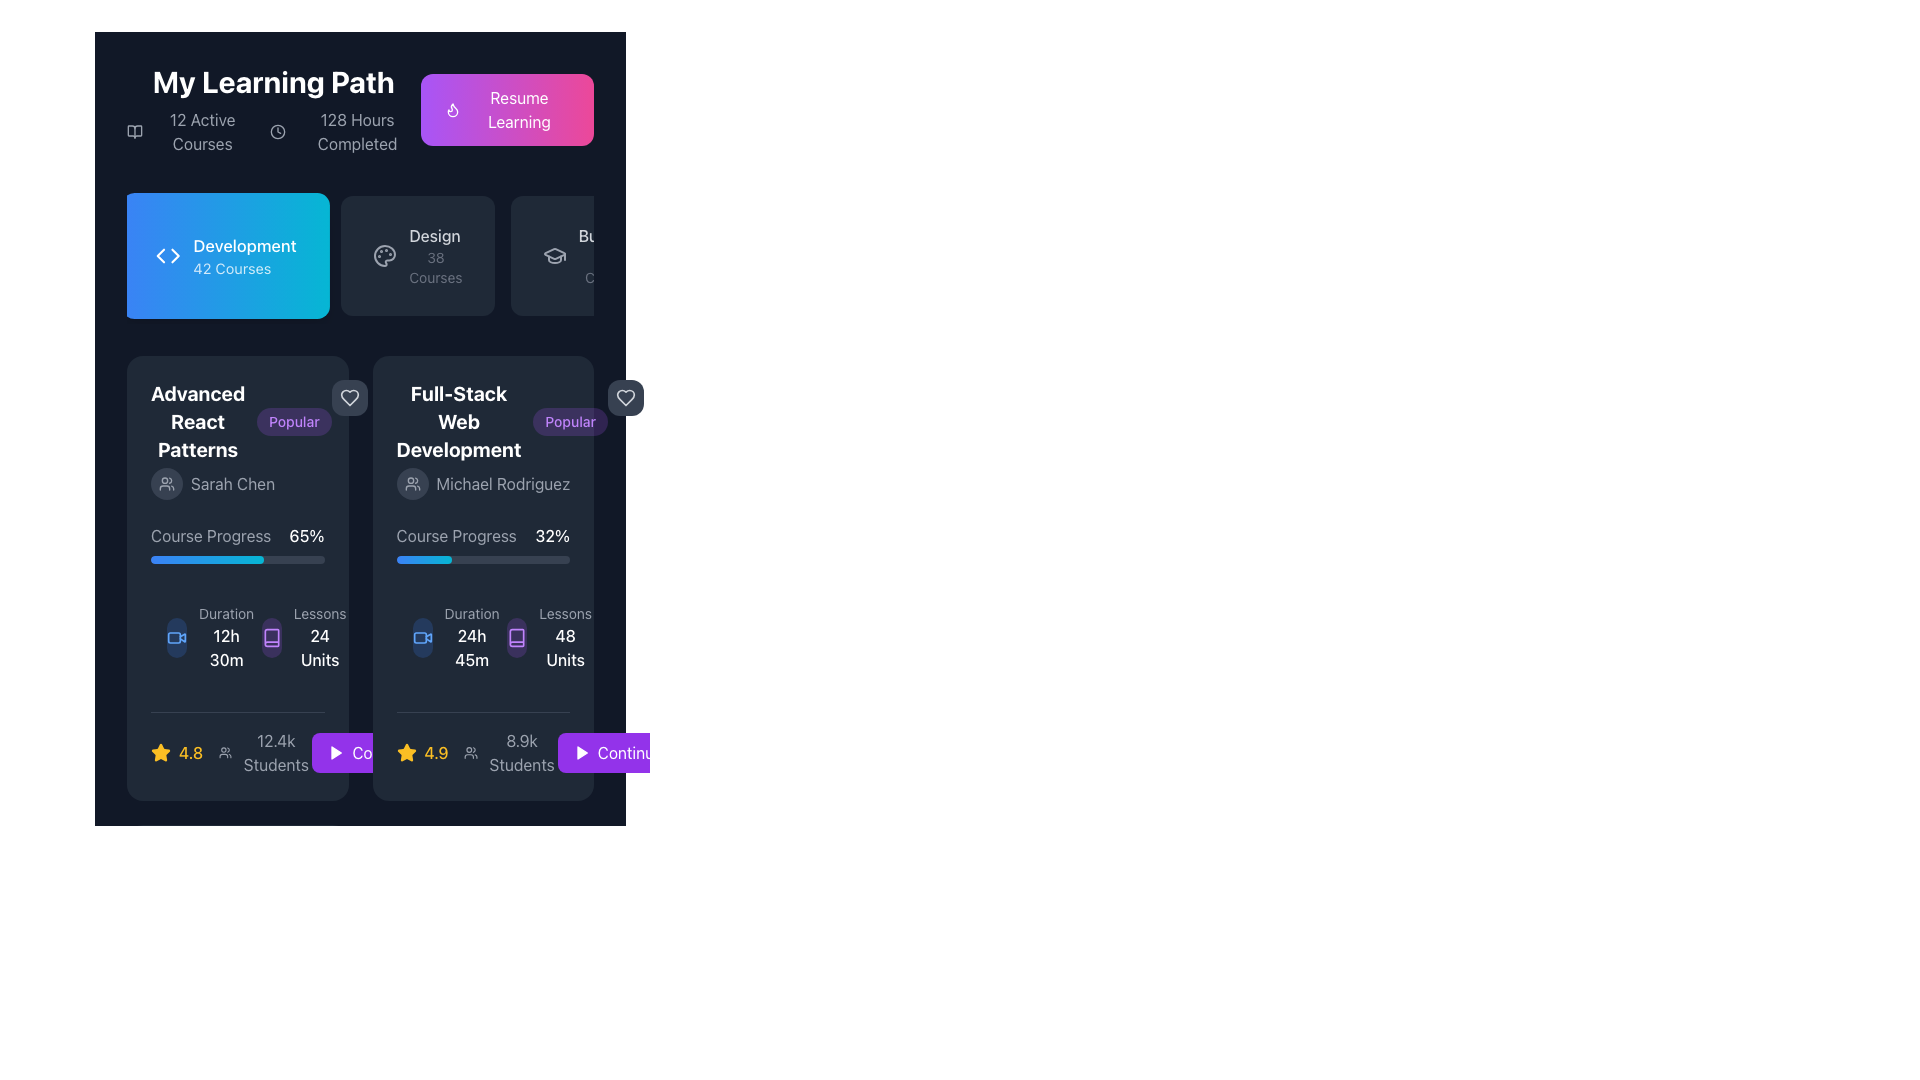 This screenshot has height=1080, width=1920. Describe the element at coordinates (471, 612) in the screenshot. I see `the static text label indicating the duration of the course, which is positioned above the '24h 45m' text in the course card for 'Full-Stack Web Development.'` at that location.